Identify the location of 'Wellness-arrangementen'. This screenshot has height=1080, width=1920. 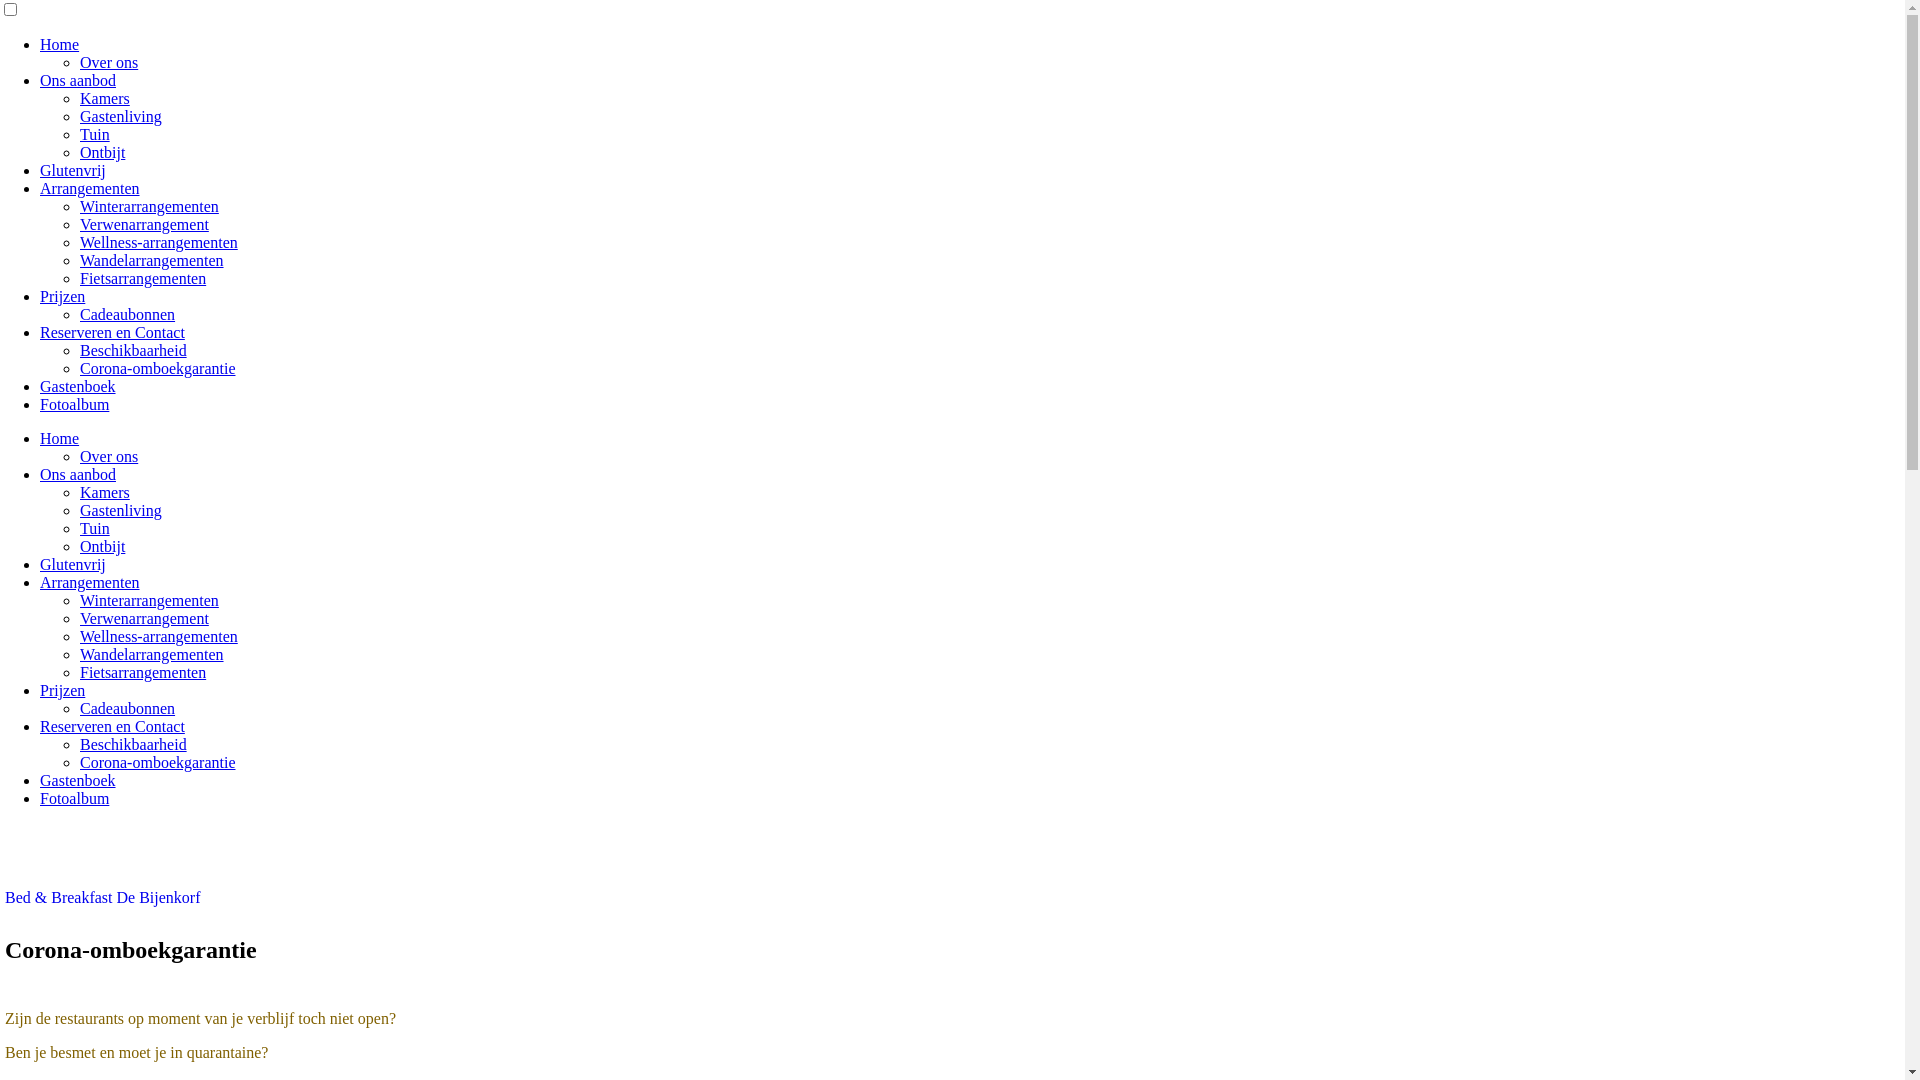
(157, 241).